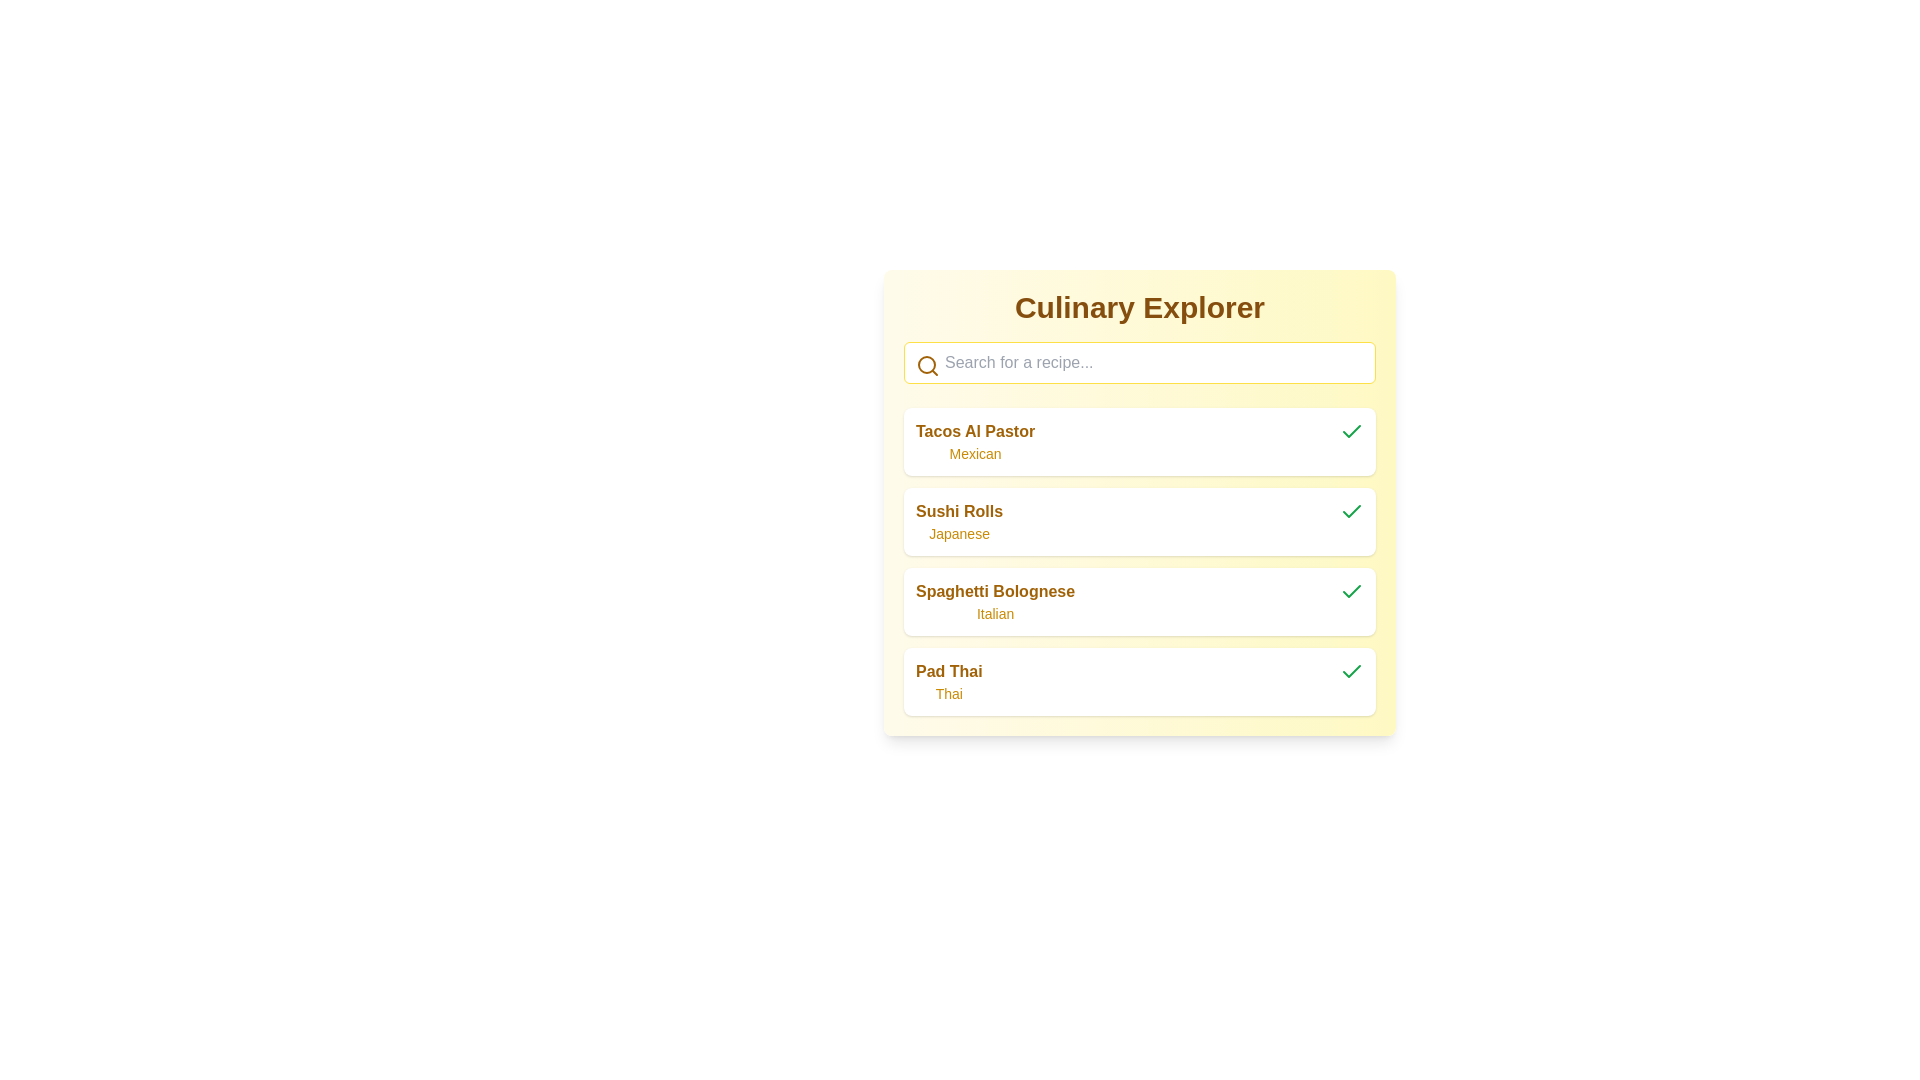 The width and height of the screenshot is (1920, 1080). What do you see at coordinates (1352, 431) in the screenshot?
I see `the green checkmark icon indicating a completed state located in the top-right corner of the 'Tacos Al Pastor' card for potential interactions` at bounding box center [1352, 431].